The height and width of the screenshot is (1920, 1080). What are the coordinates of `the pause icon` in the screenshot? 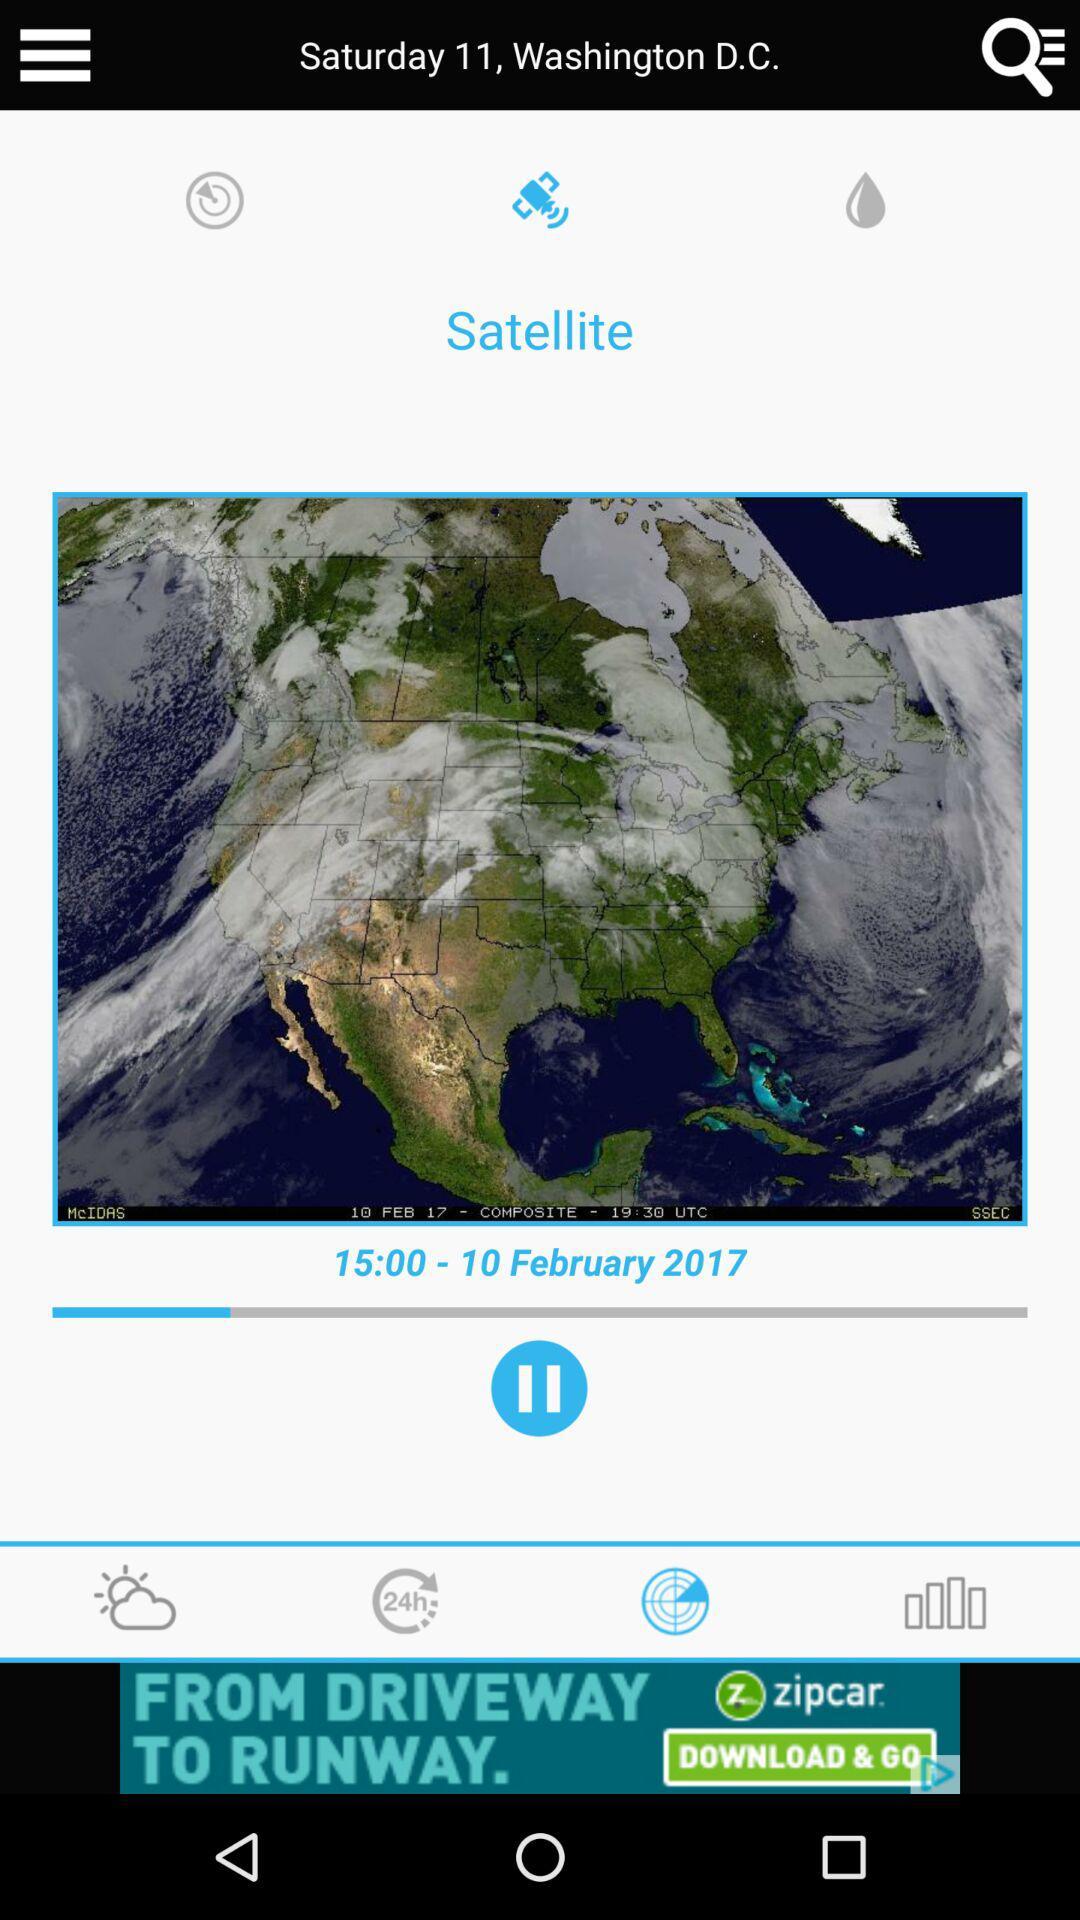 It's located at (538, 1486).